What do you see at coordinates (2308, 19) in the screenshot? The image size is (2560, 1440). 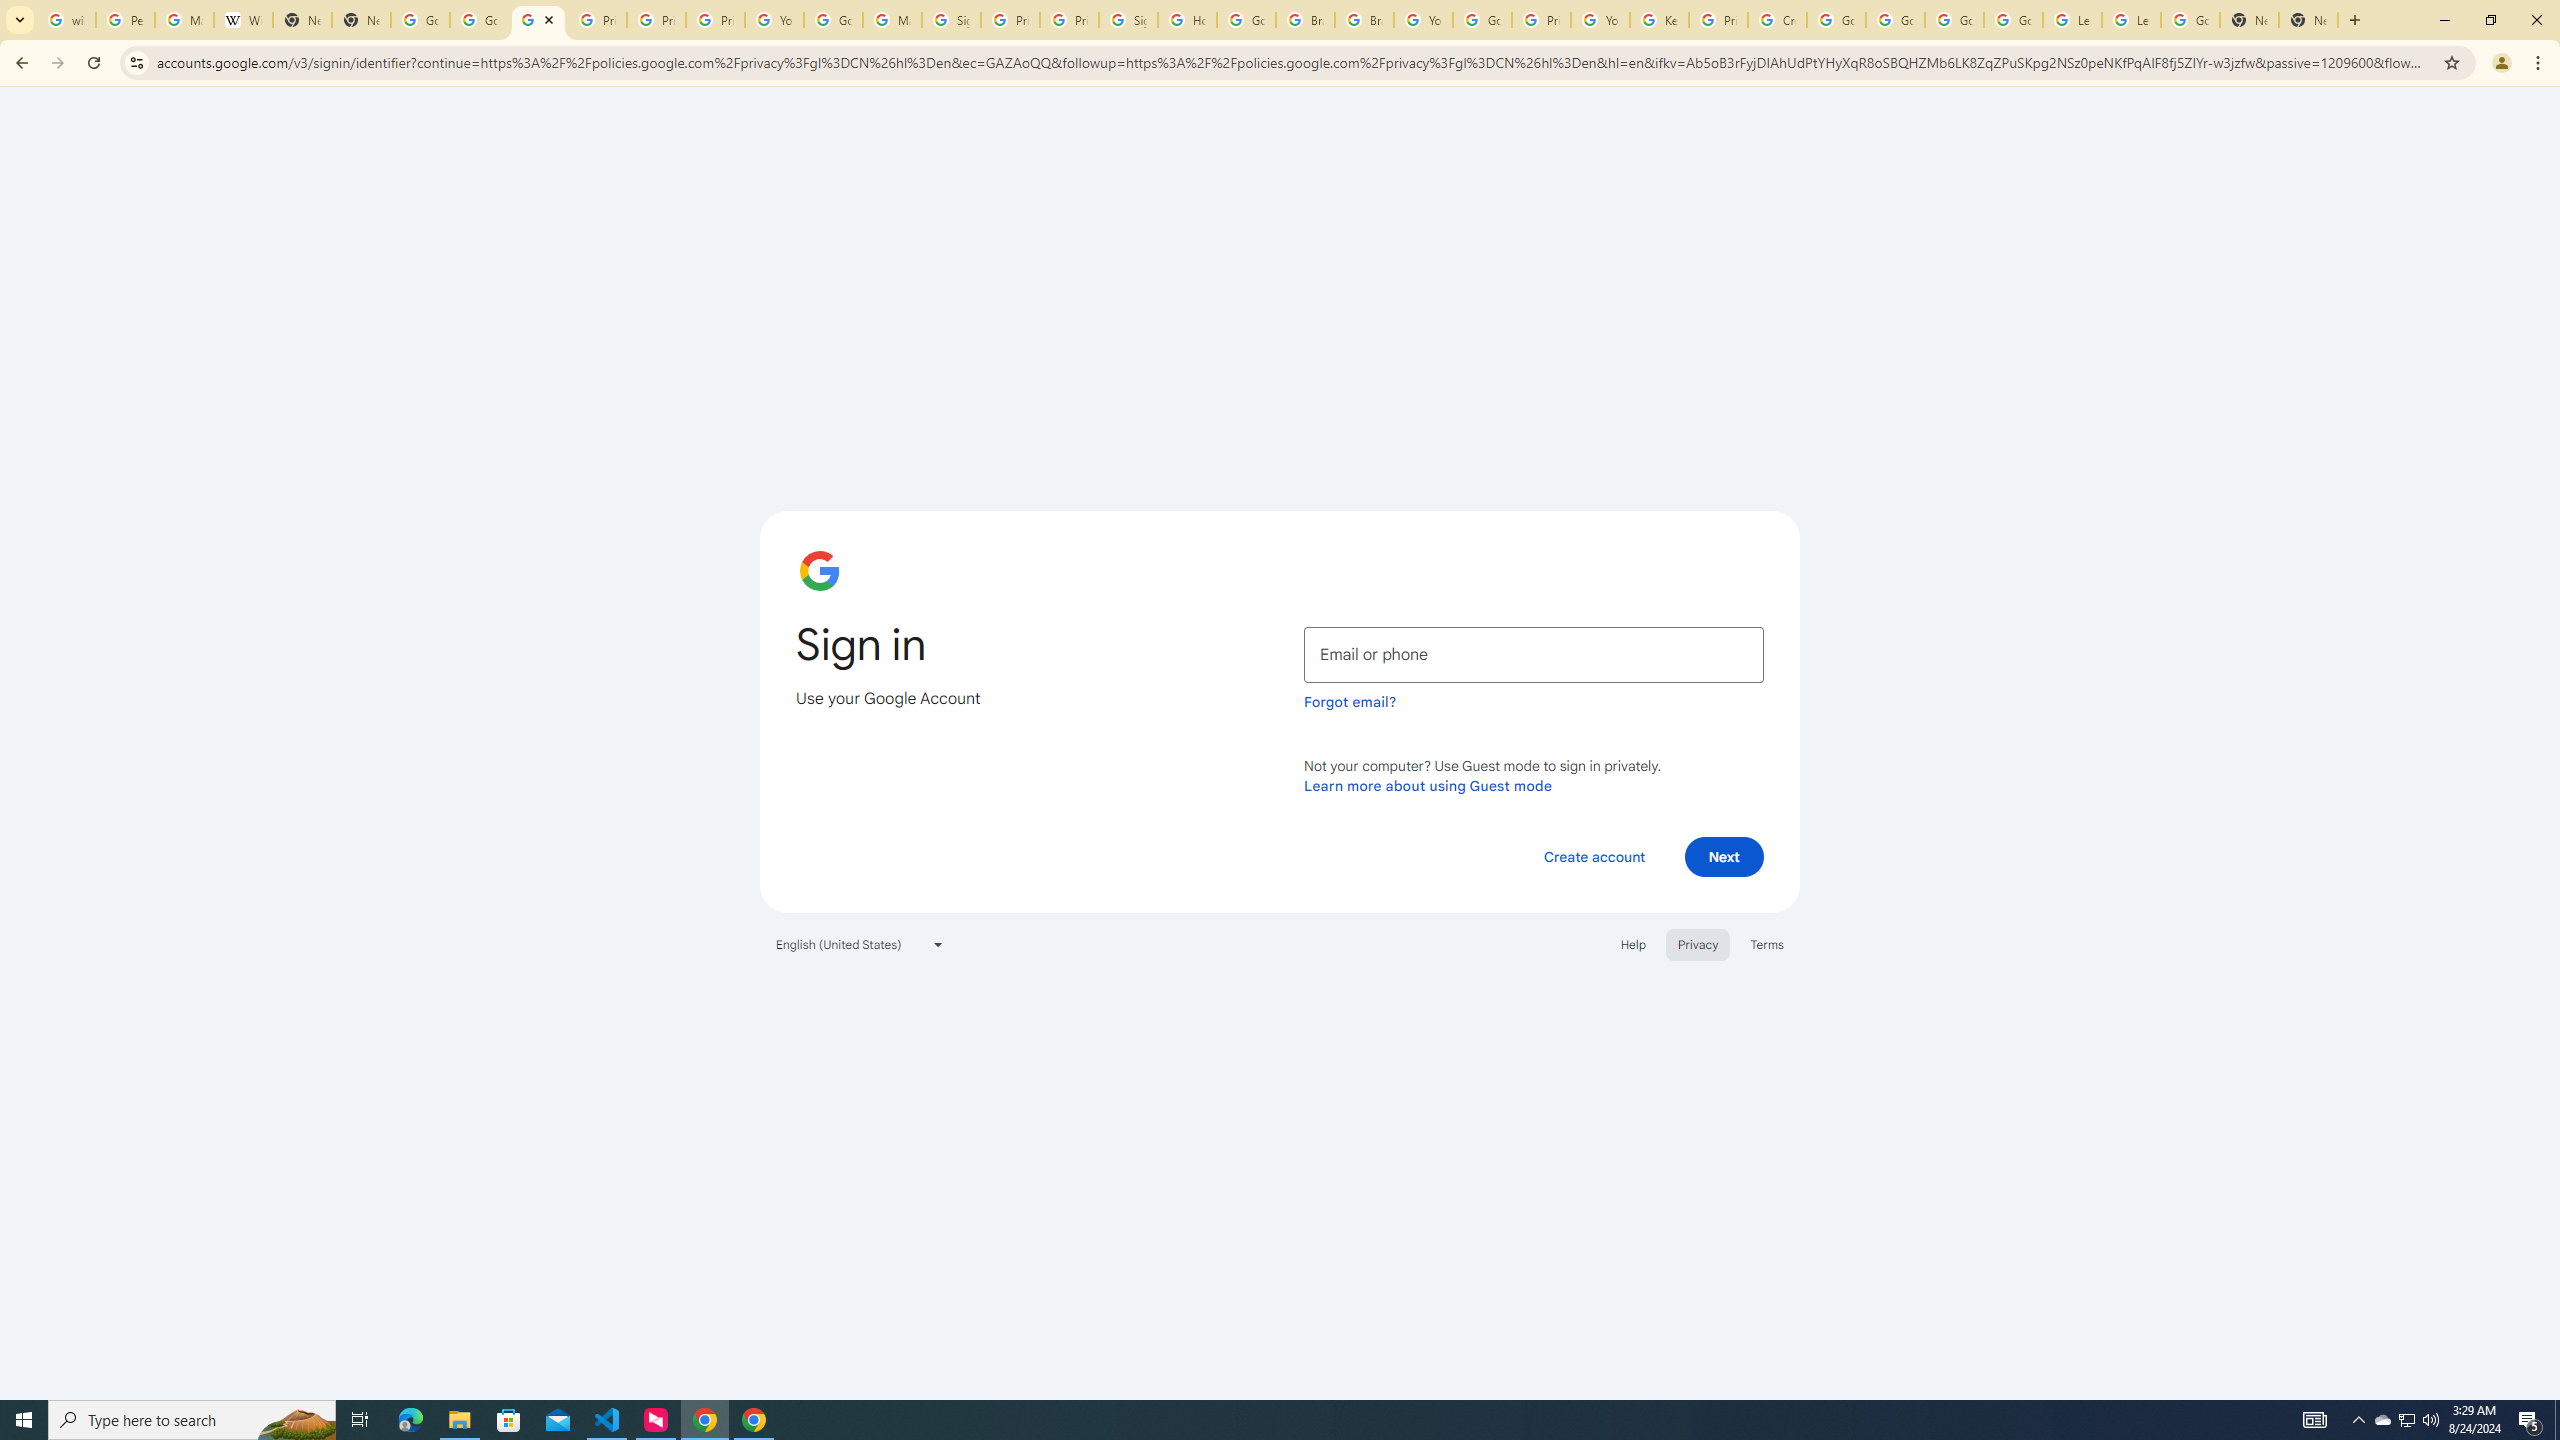 I see `'New Tab'` at bounding box center [2308, 19].